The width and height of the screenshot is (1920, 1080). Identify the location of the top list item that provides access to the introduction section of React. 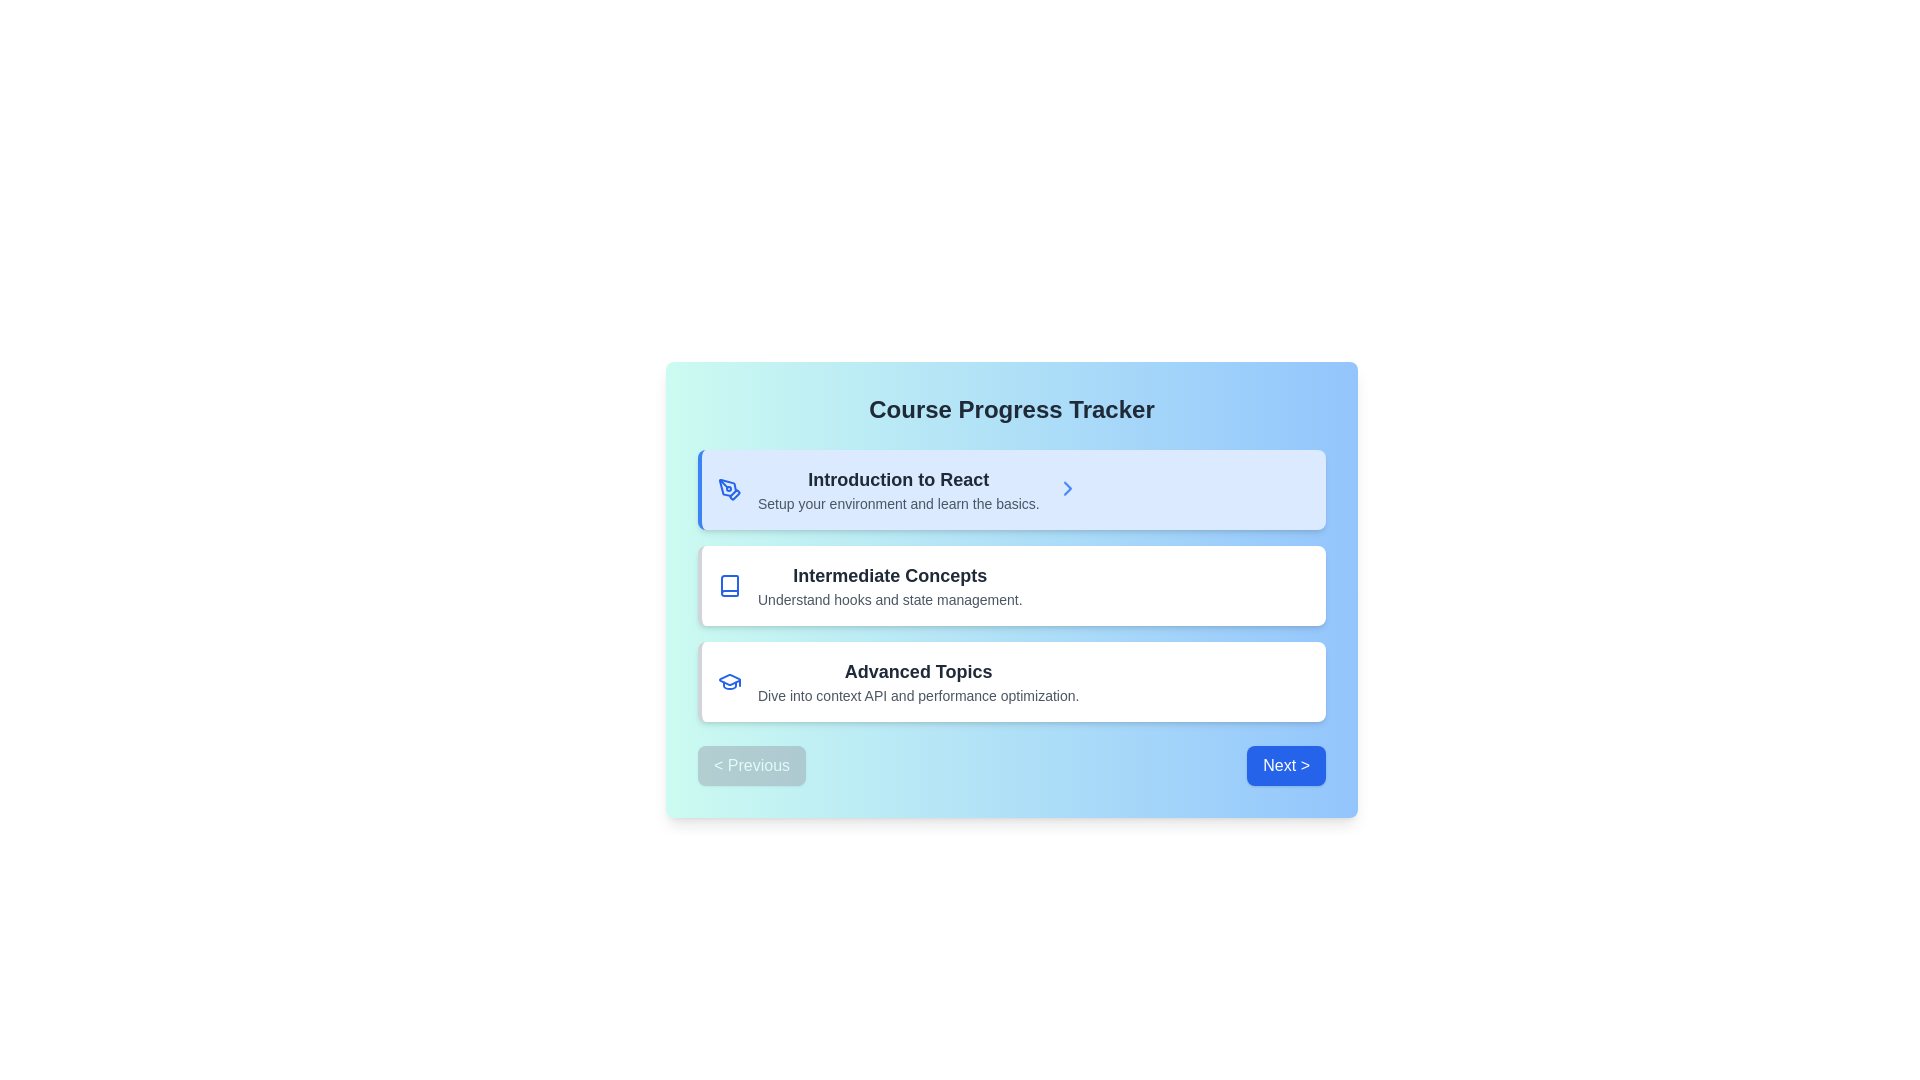
(1013, 489).